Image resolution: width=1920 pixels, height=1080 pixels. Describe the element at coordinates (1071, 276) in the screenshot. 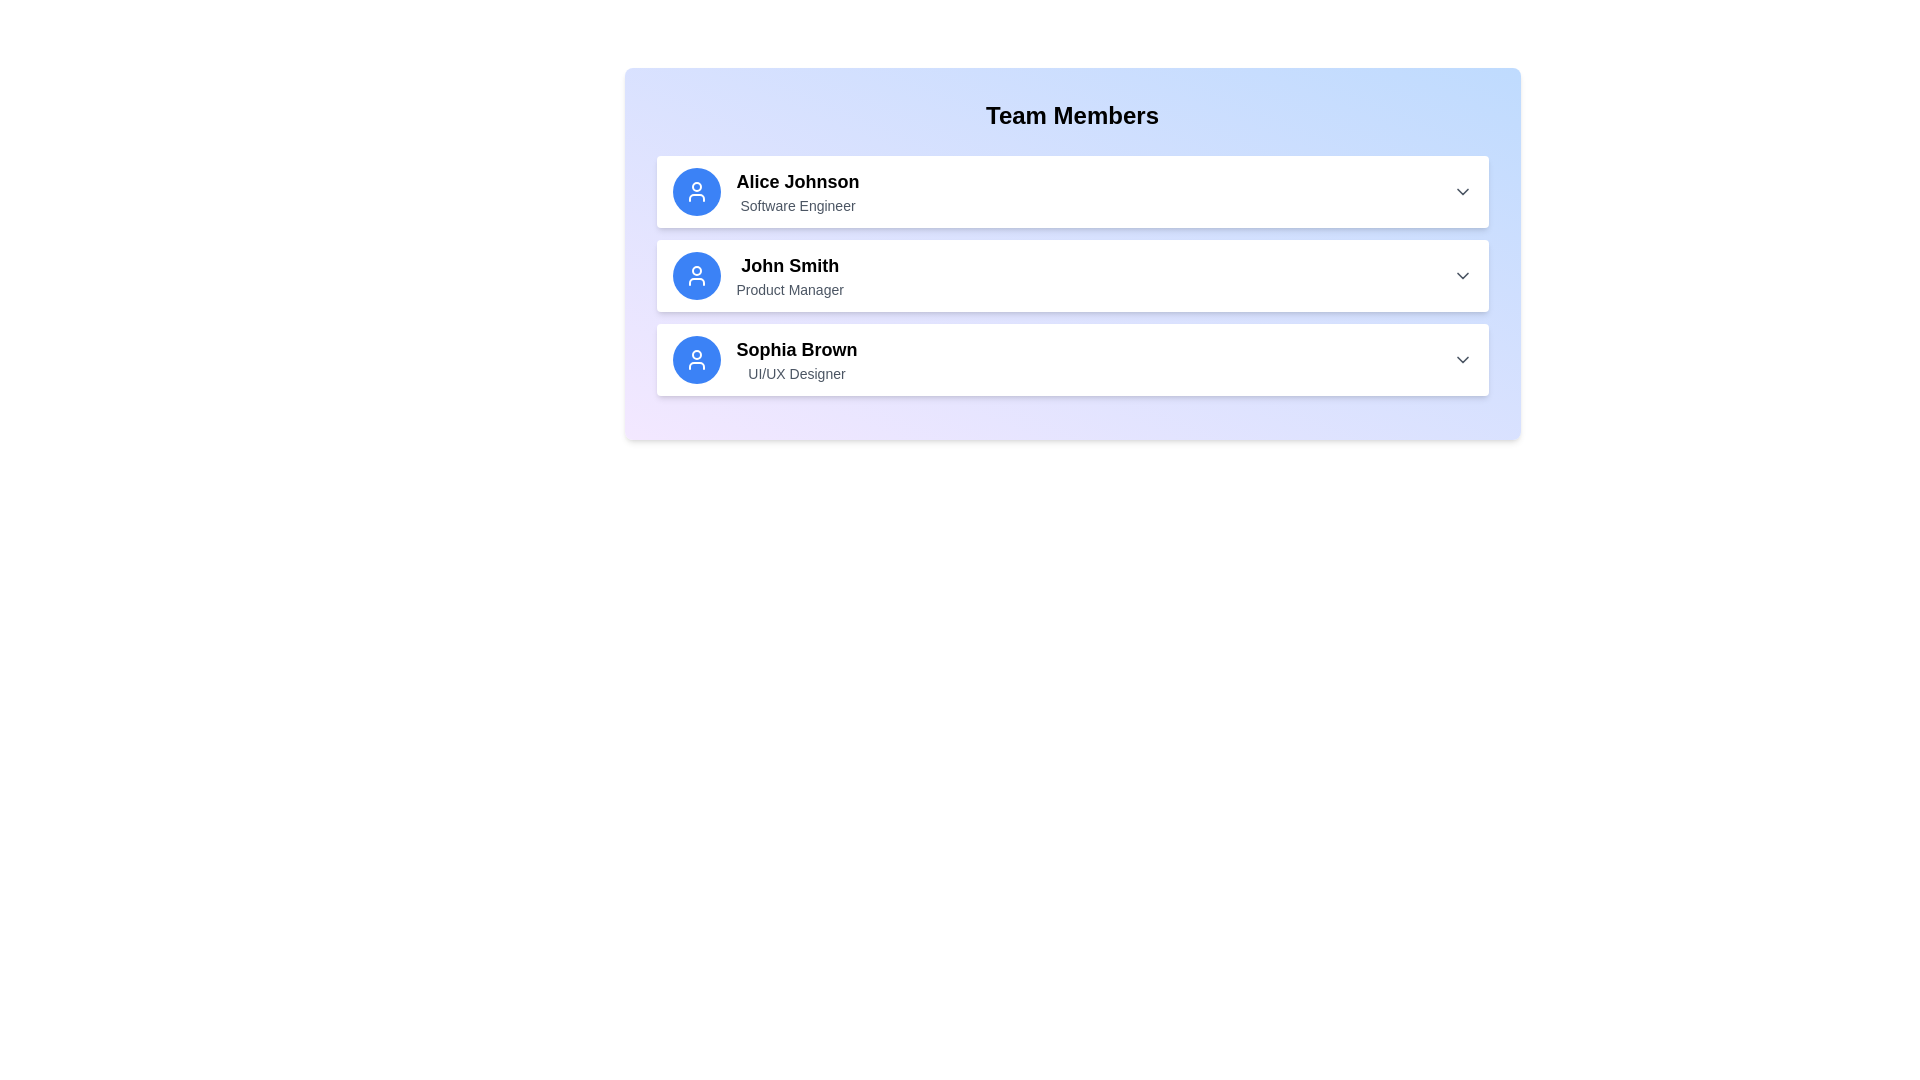

I see `the name on the second Profile Card in the 'Team Members' section` at that location.